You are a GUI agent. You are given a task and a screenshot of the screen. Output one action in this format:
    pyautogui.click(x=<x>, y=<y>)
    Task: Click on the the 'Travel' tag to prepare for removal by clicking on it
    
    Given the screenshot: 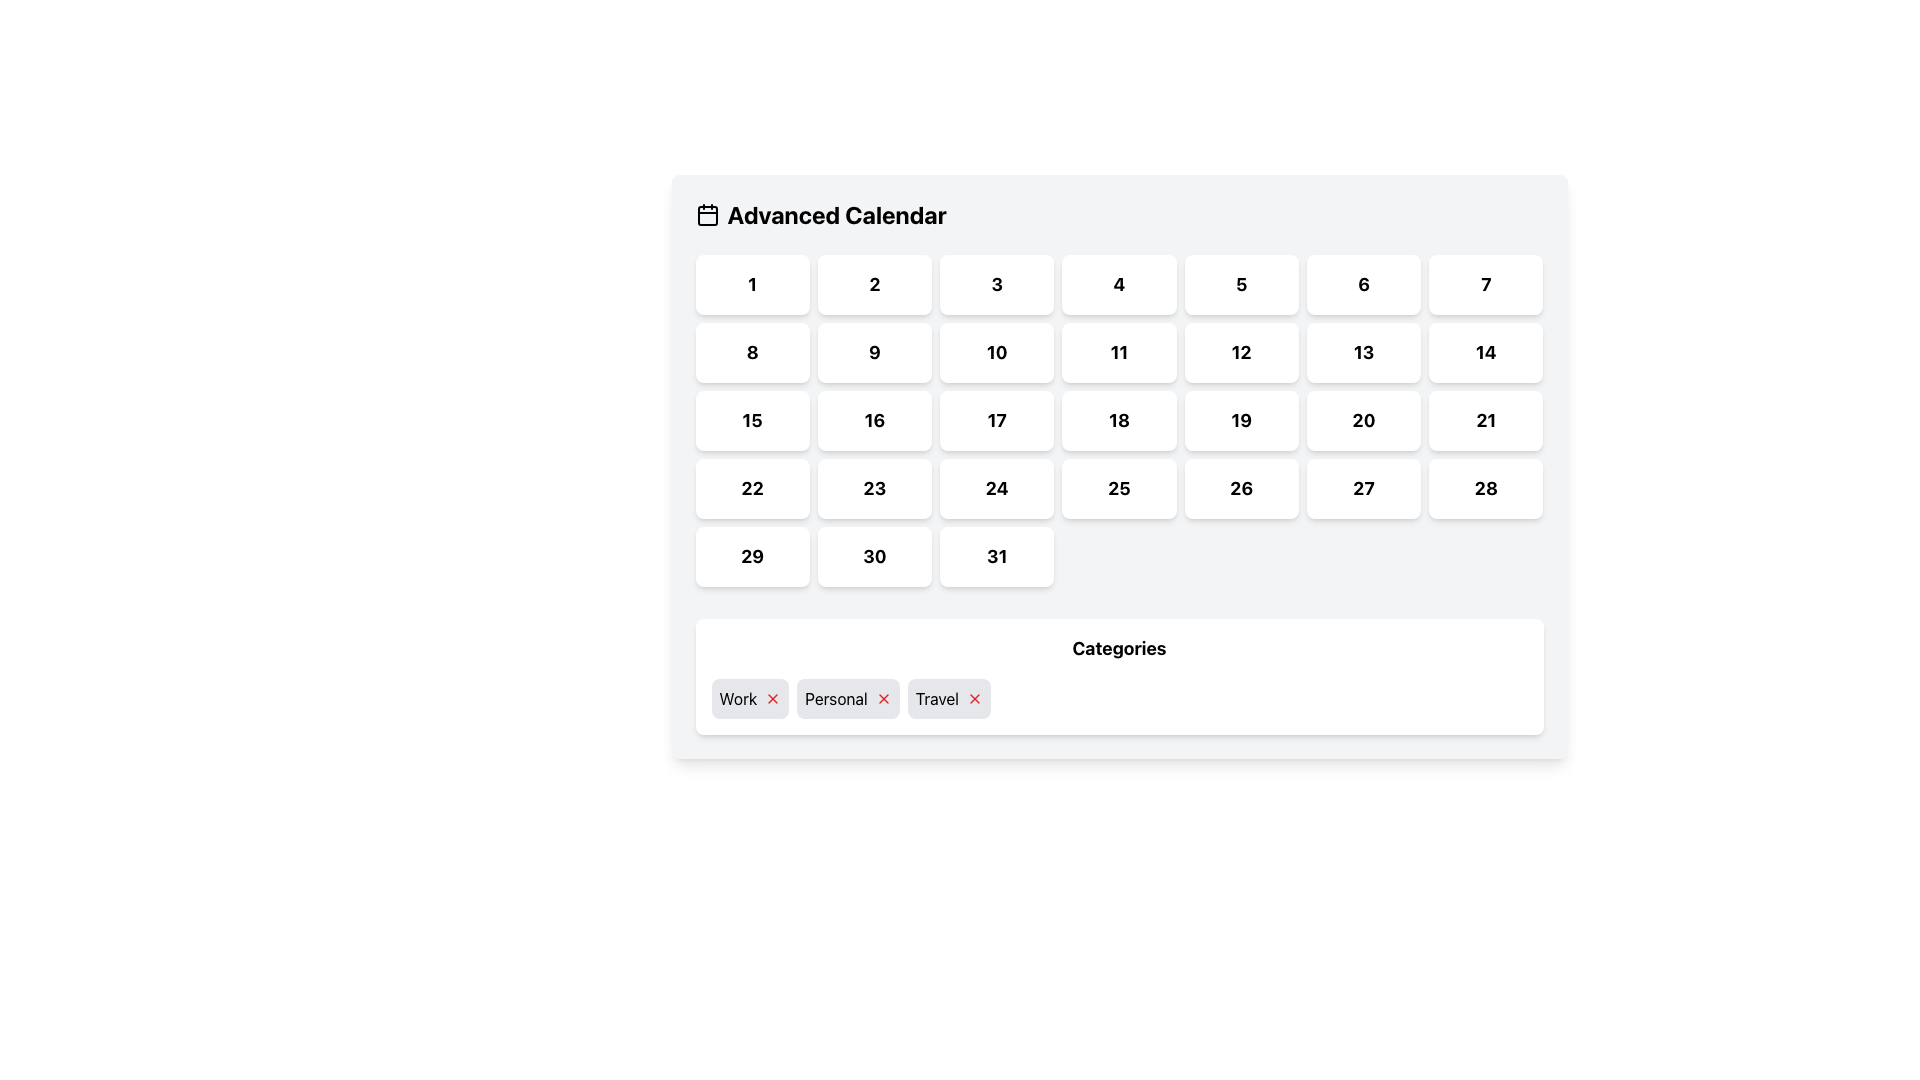 What is the action you would take?
    pyautogui.click(x=948, y=697)
    